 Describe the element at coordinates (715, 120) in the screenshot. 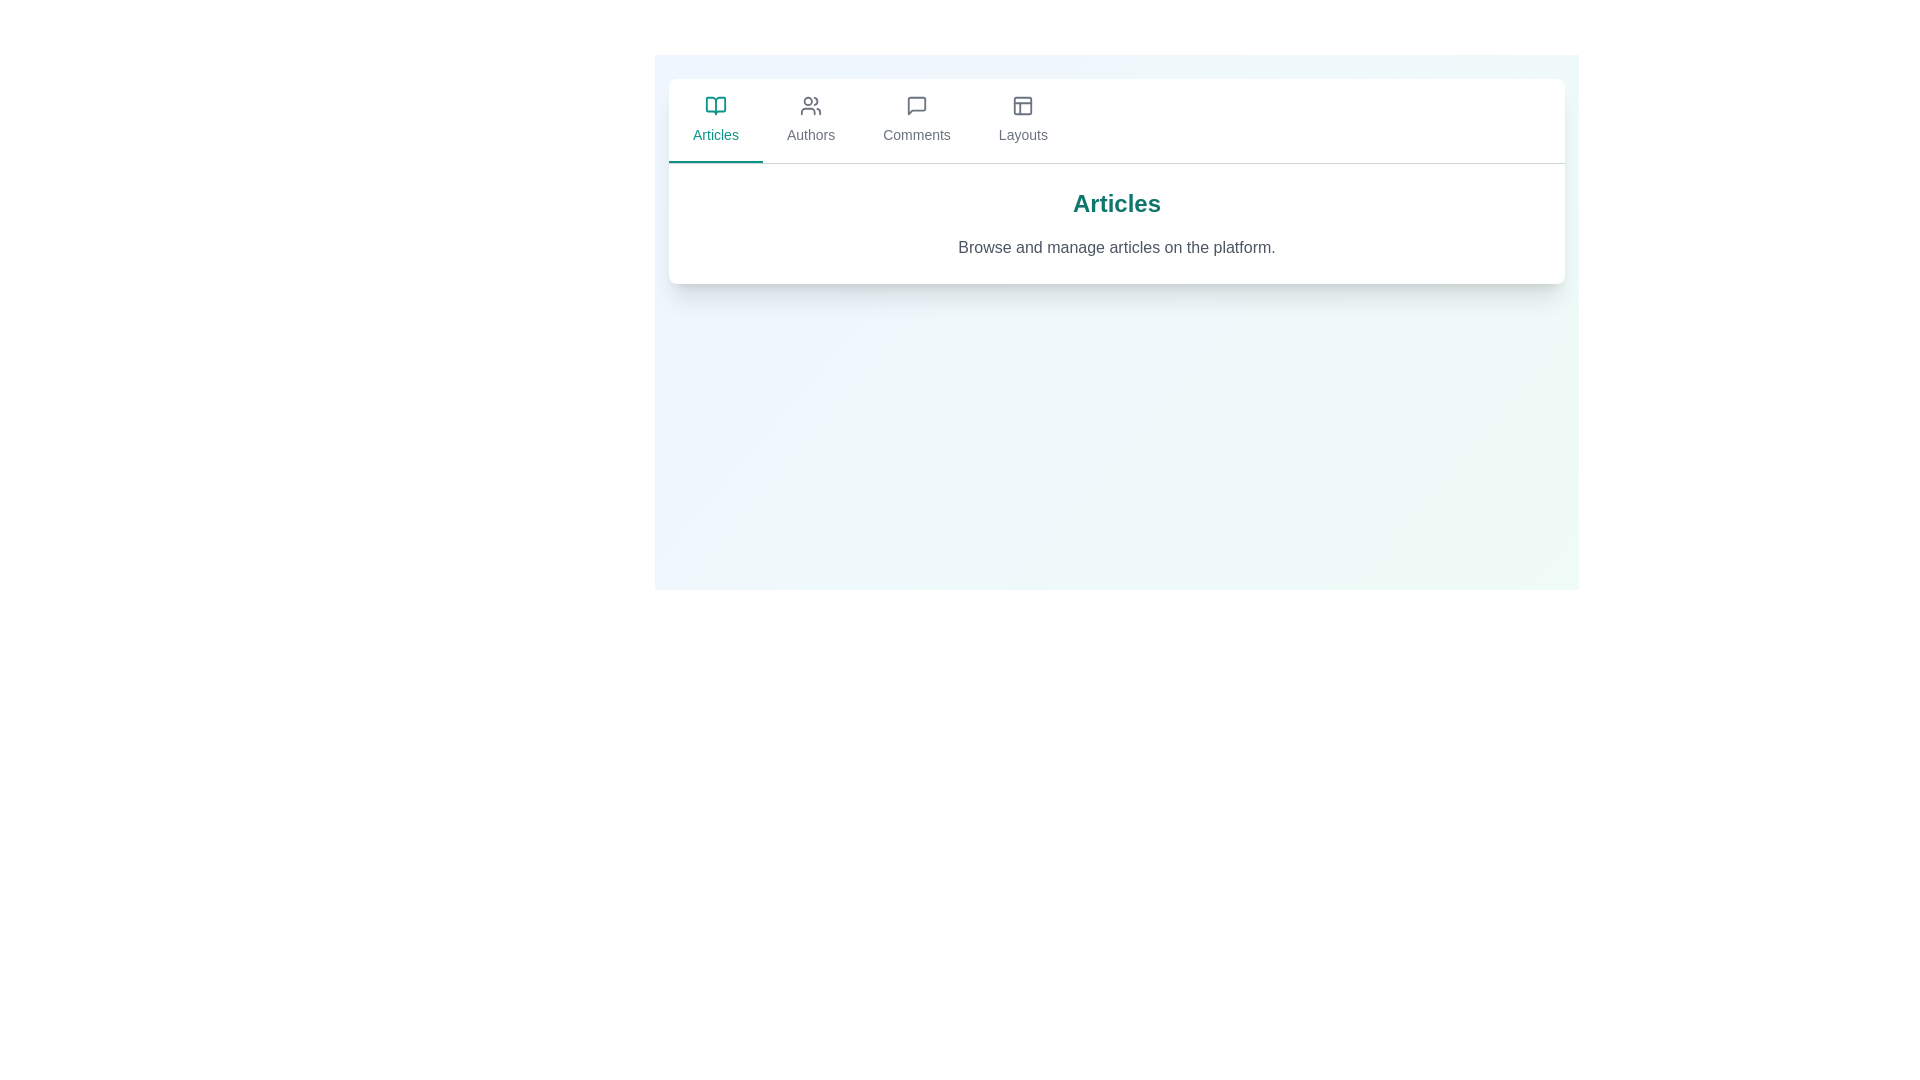

I see `the Articles tab` at that location.